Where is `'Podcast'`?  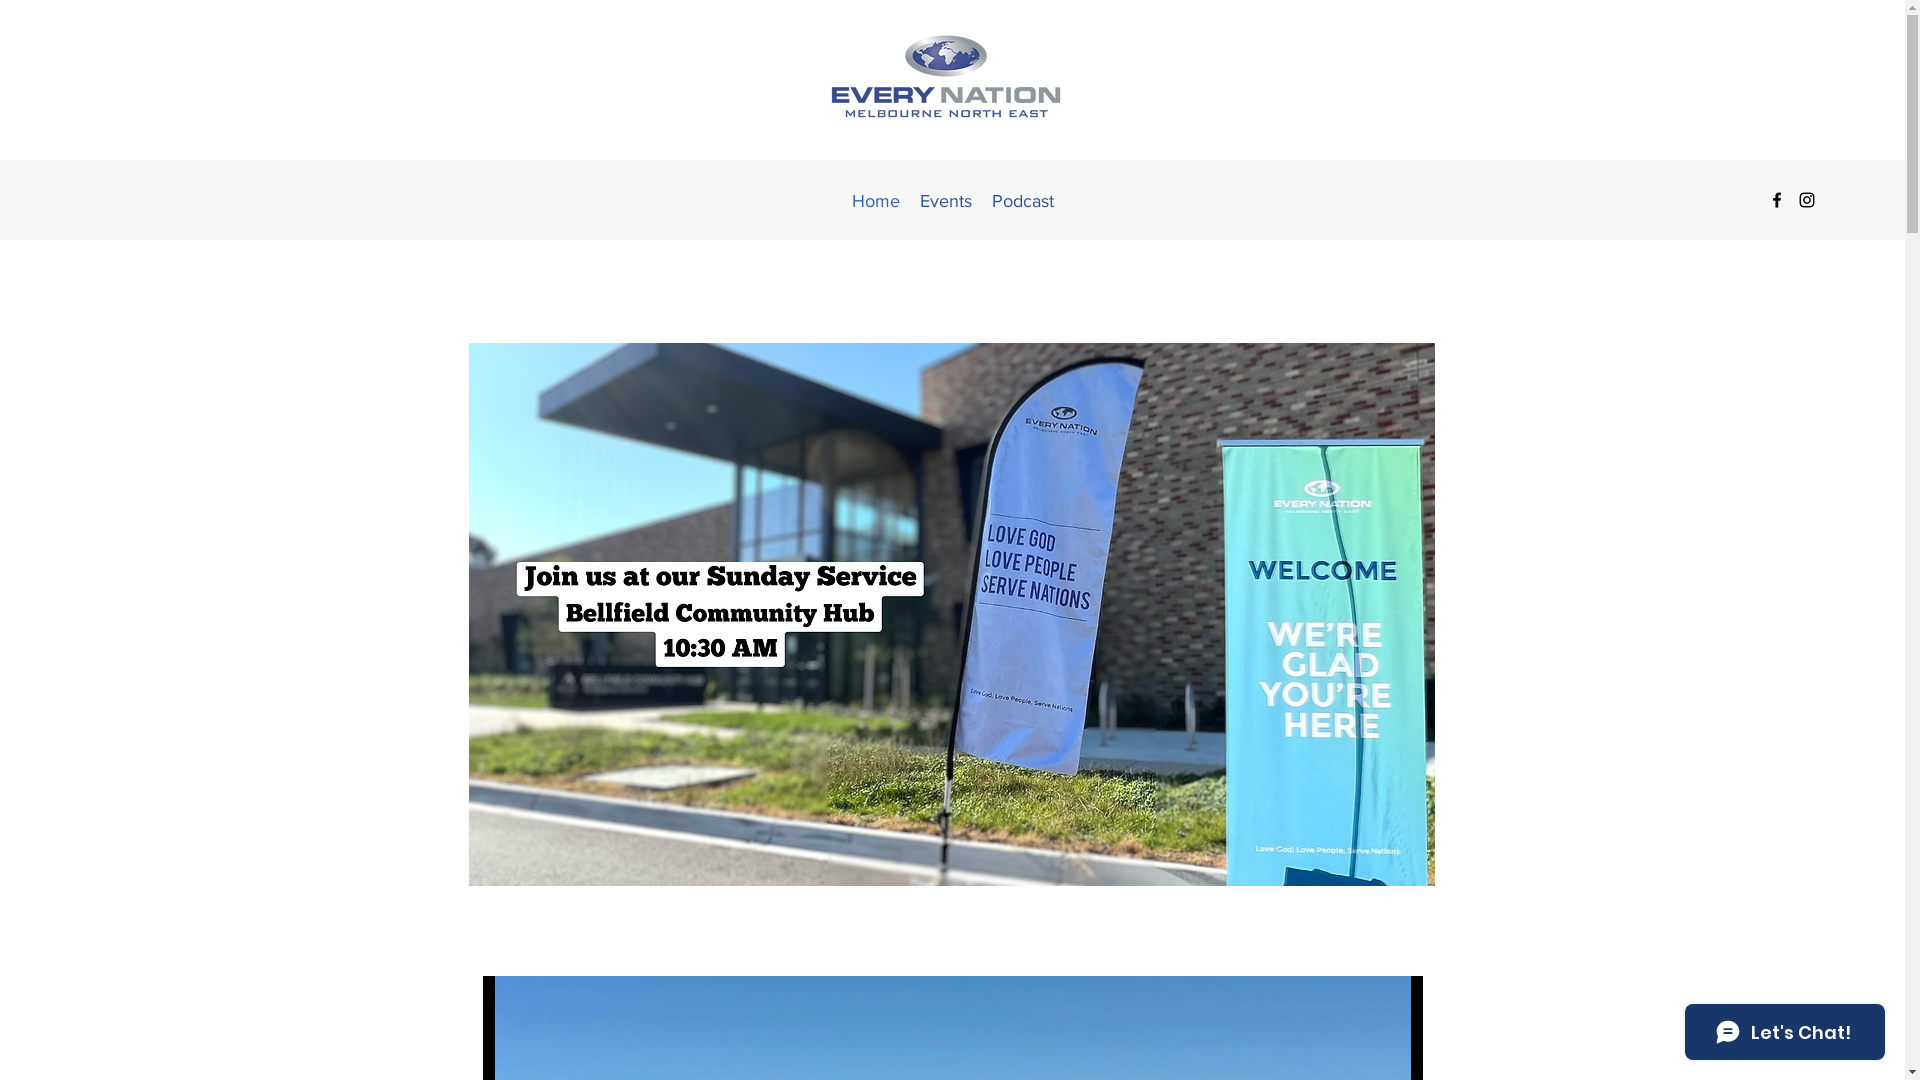 'Podcast' is located at coordinates (982, 200).